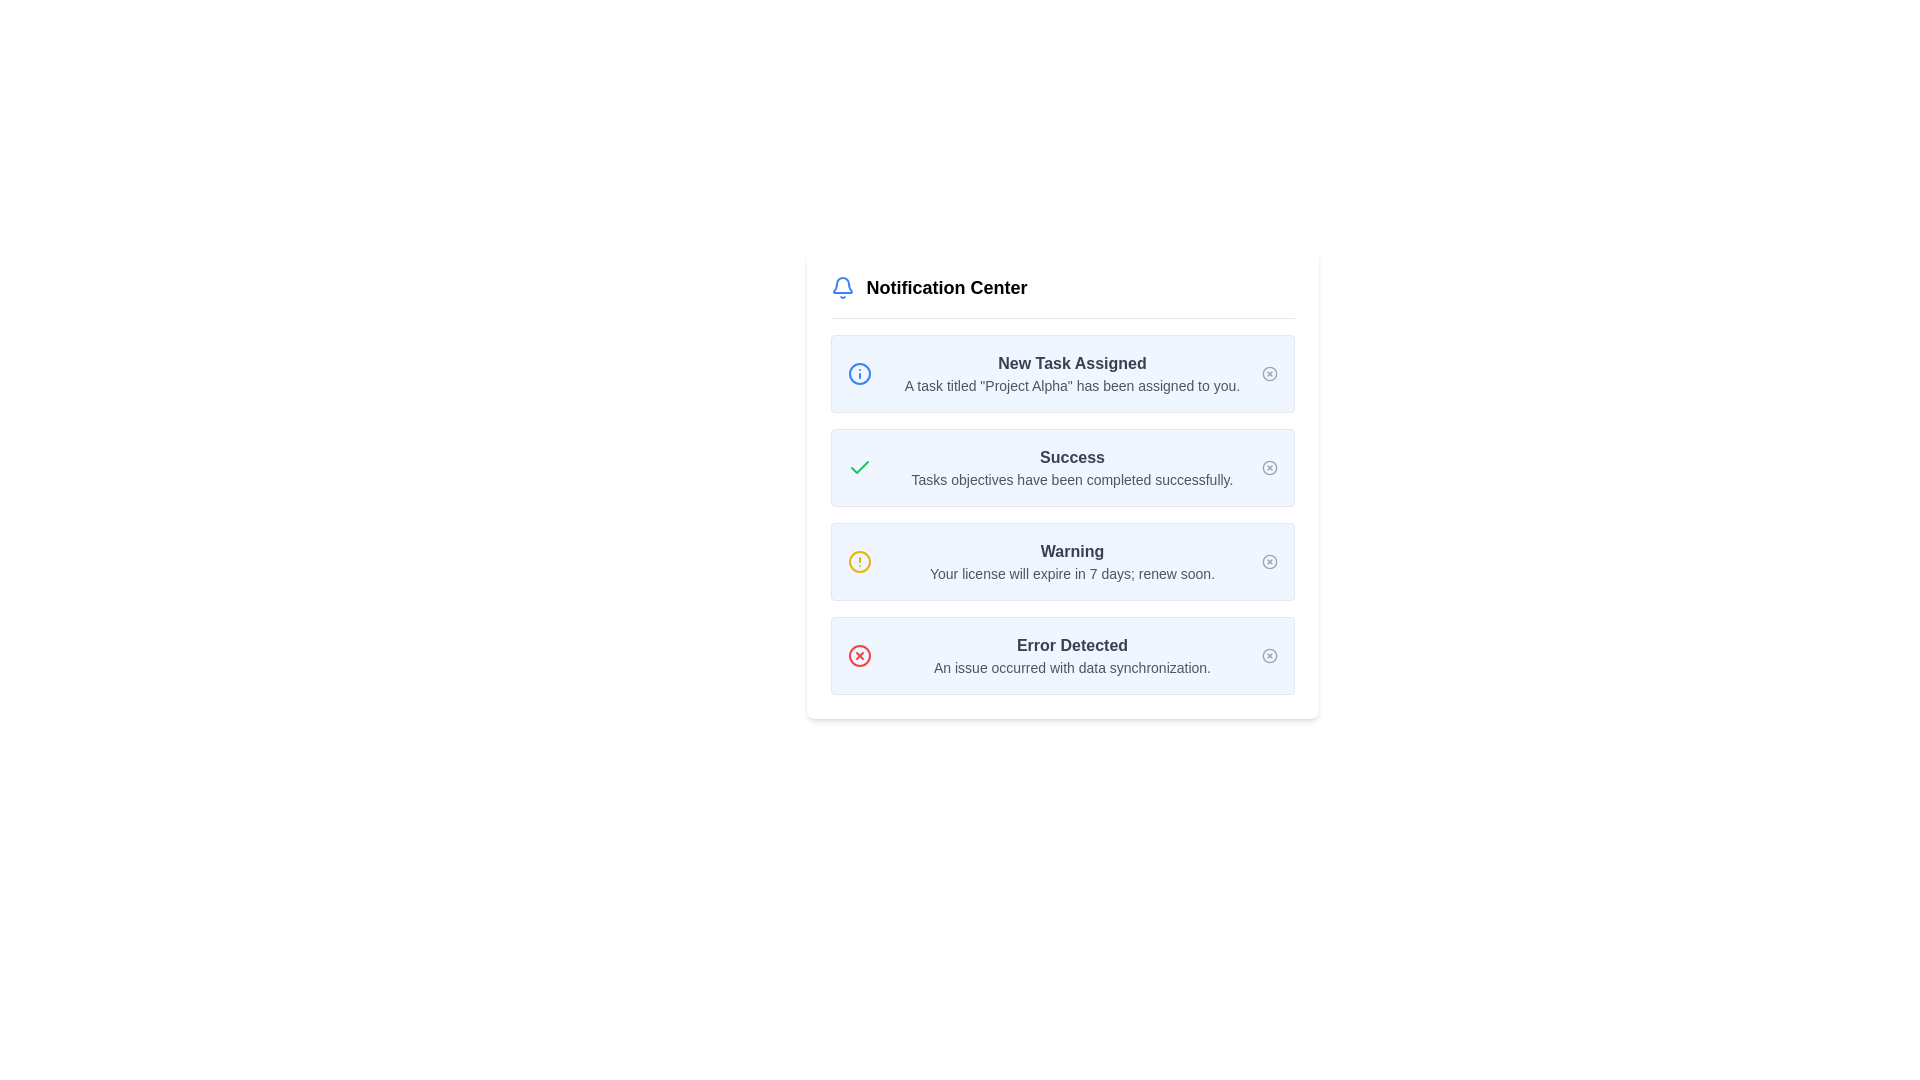 The height and width of the screenshot is (1080, 1920). What do you see at coordinates (859, 467) in the screenshot?
I see `the success status icon located to the left of the 'Success' notification header` at bounding box center [859, 467].